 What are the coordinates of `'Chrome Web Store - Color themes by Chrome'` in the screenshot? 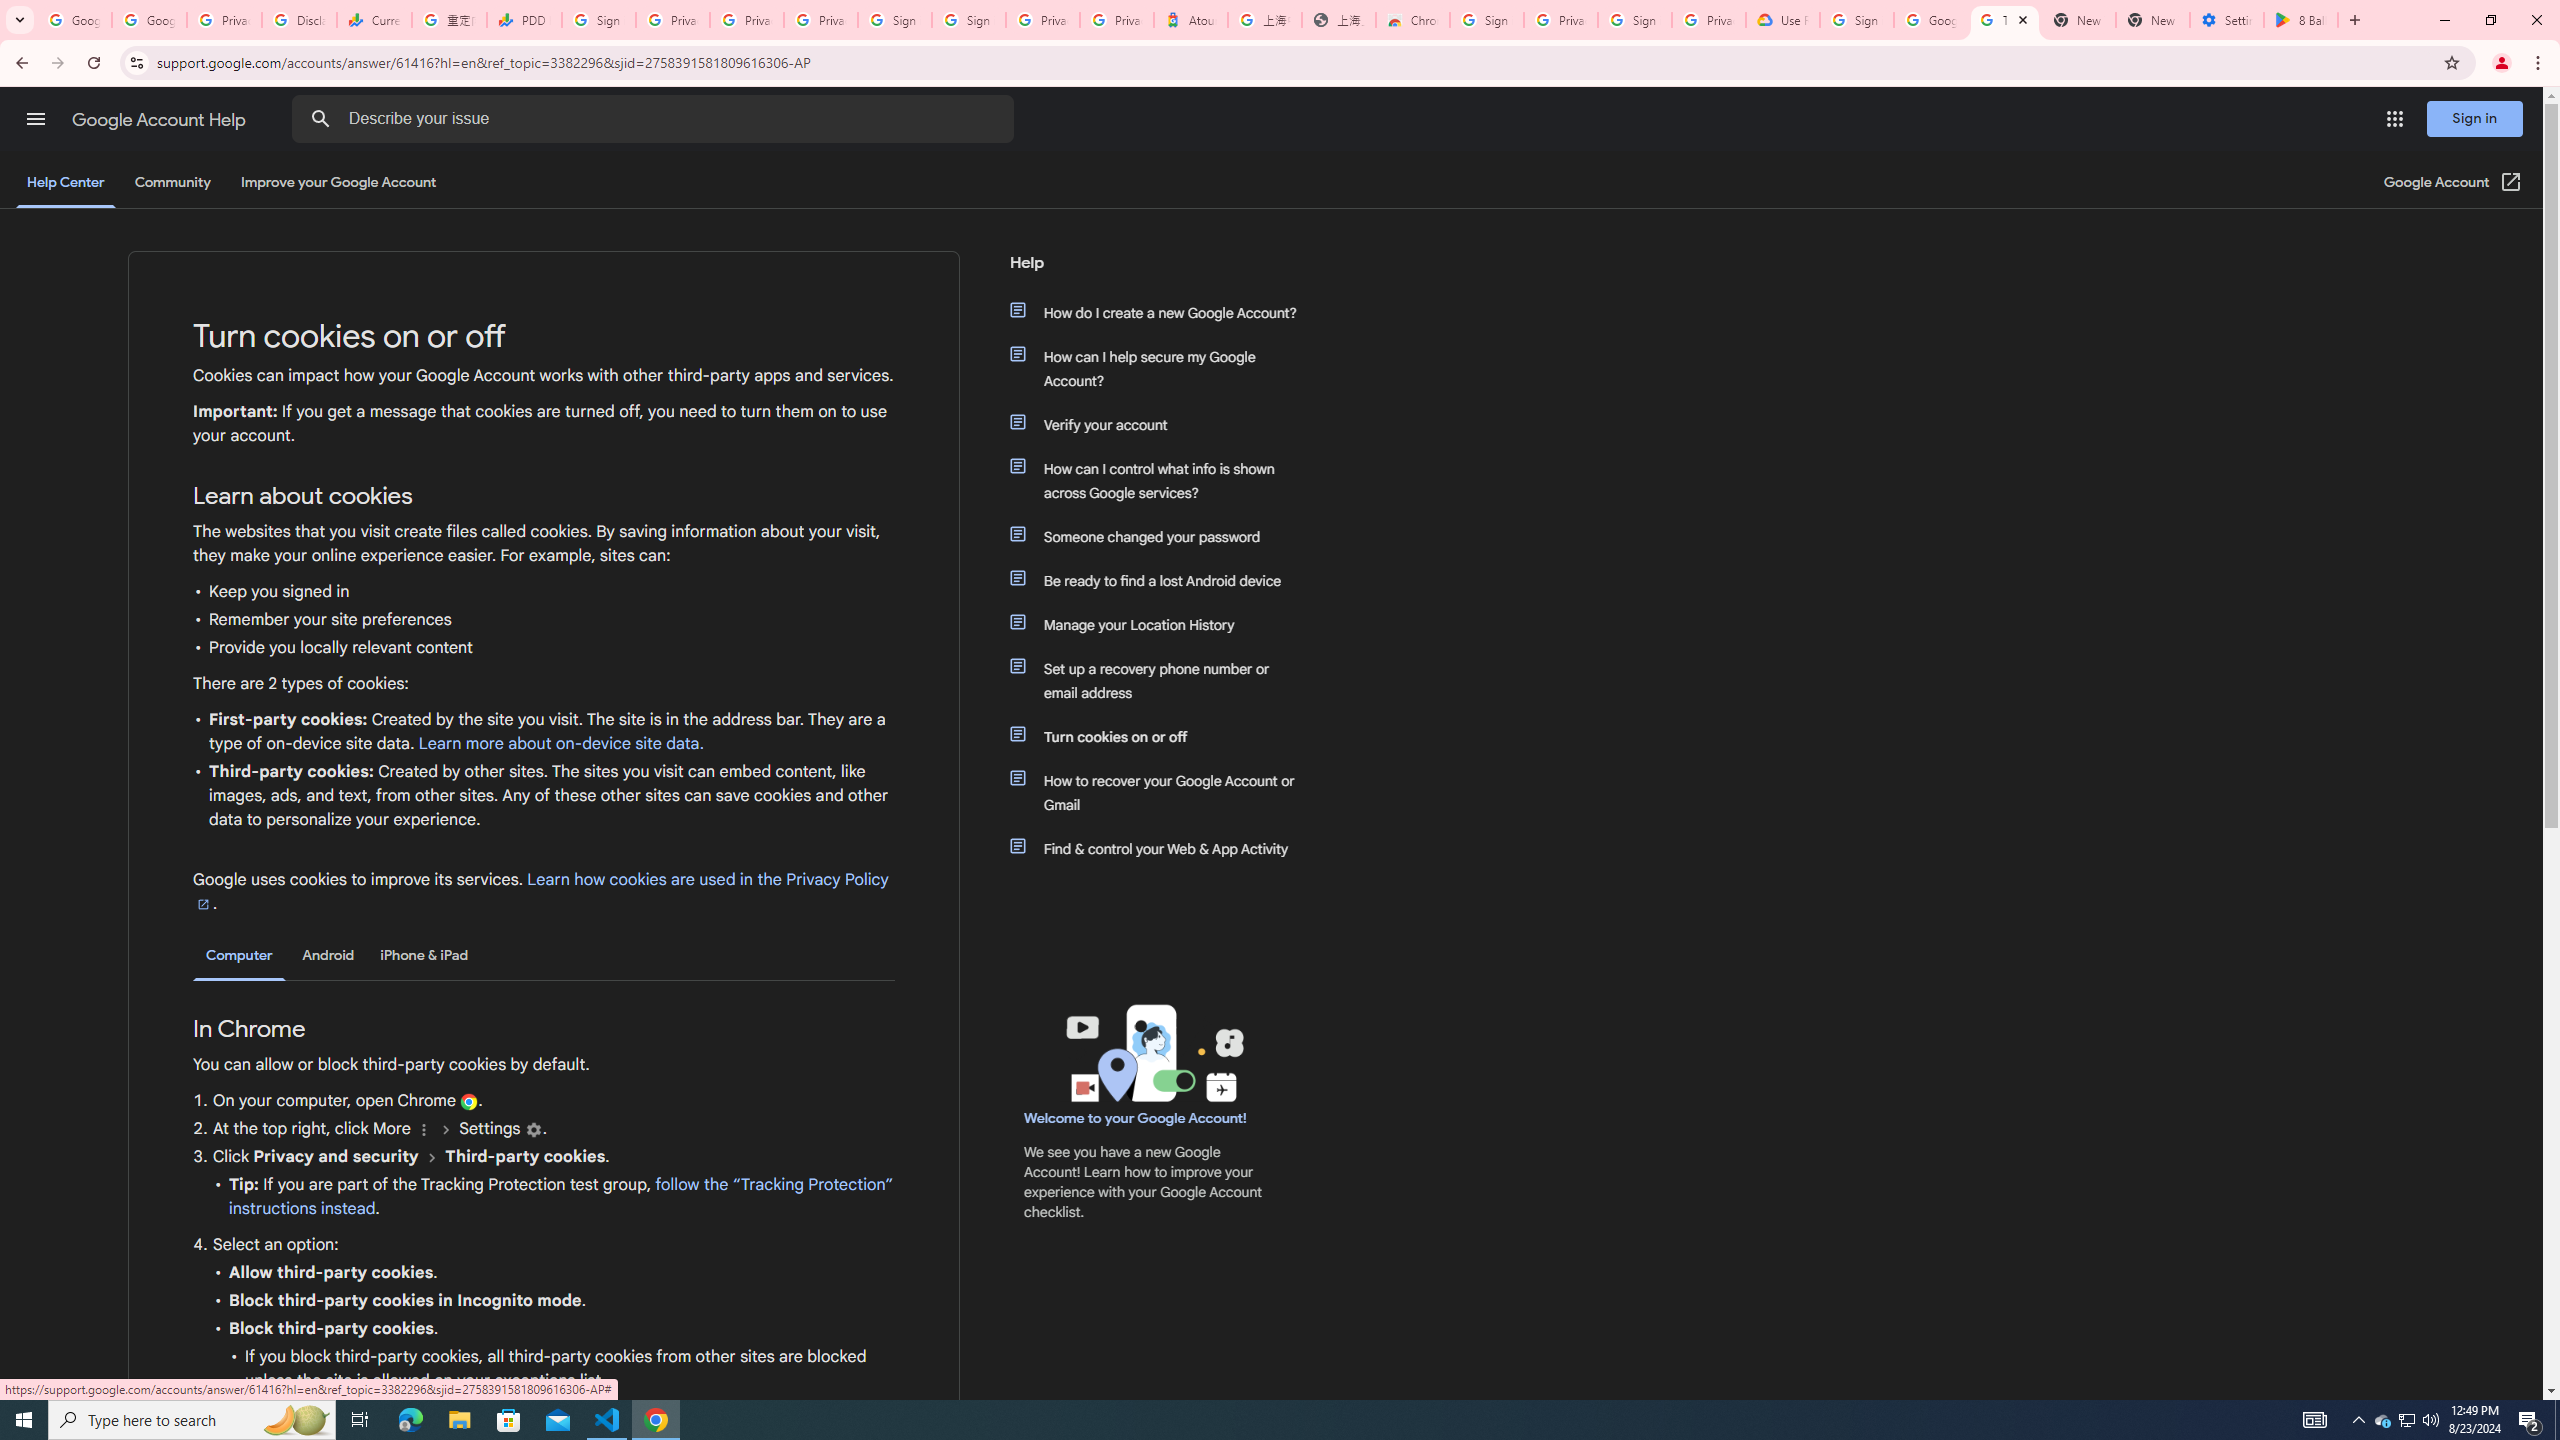 It's located at (1413, 19).